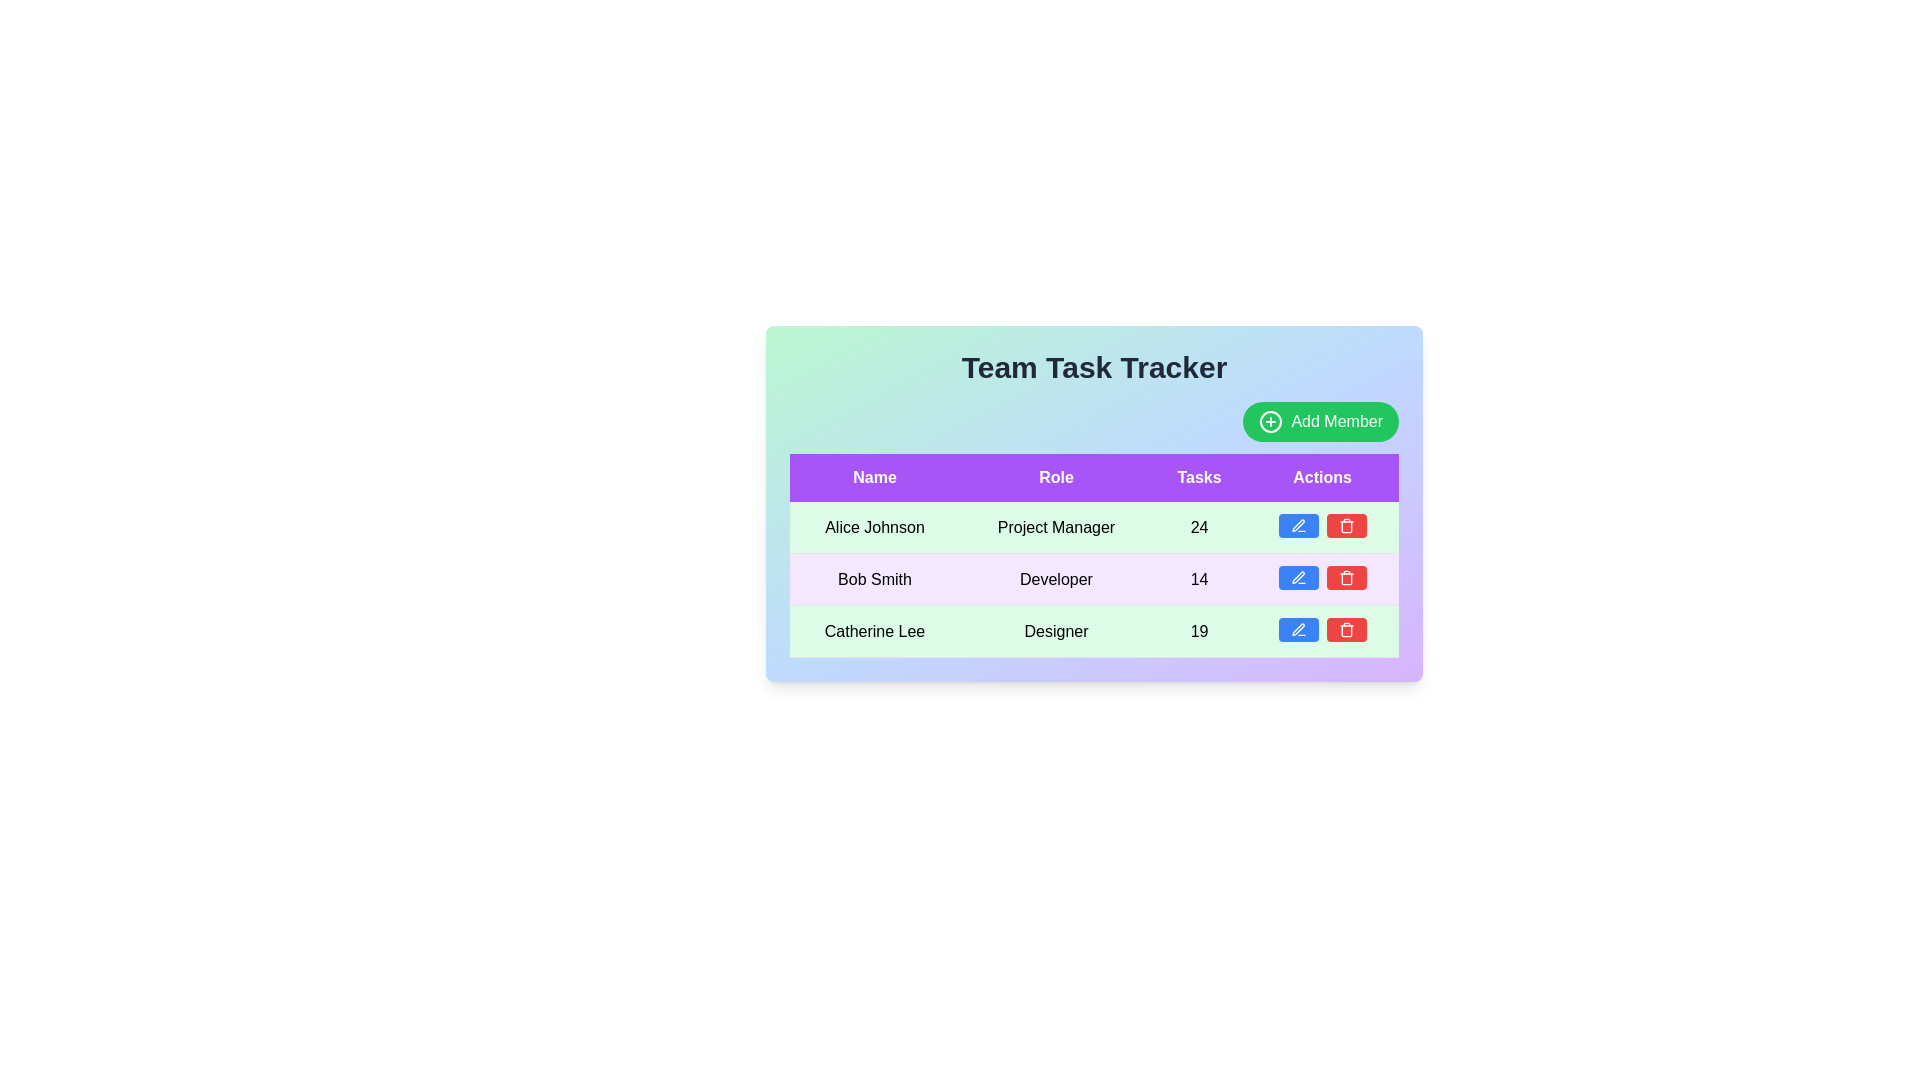  What do you see at coordinates (1346, 628) in the screenshot?
I see `the delete button corresponding to the team member Catherine Lee` at bounding box center [1346, 628].